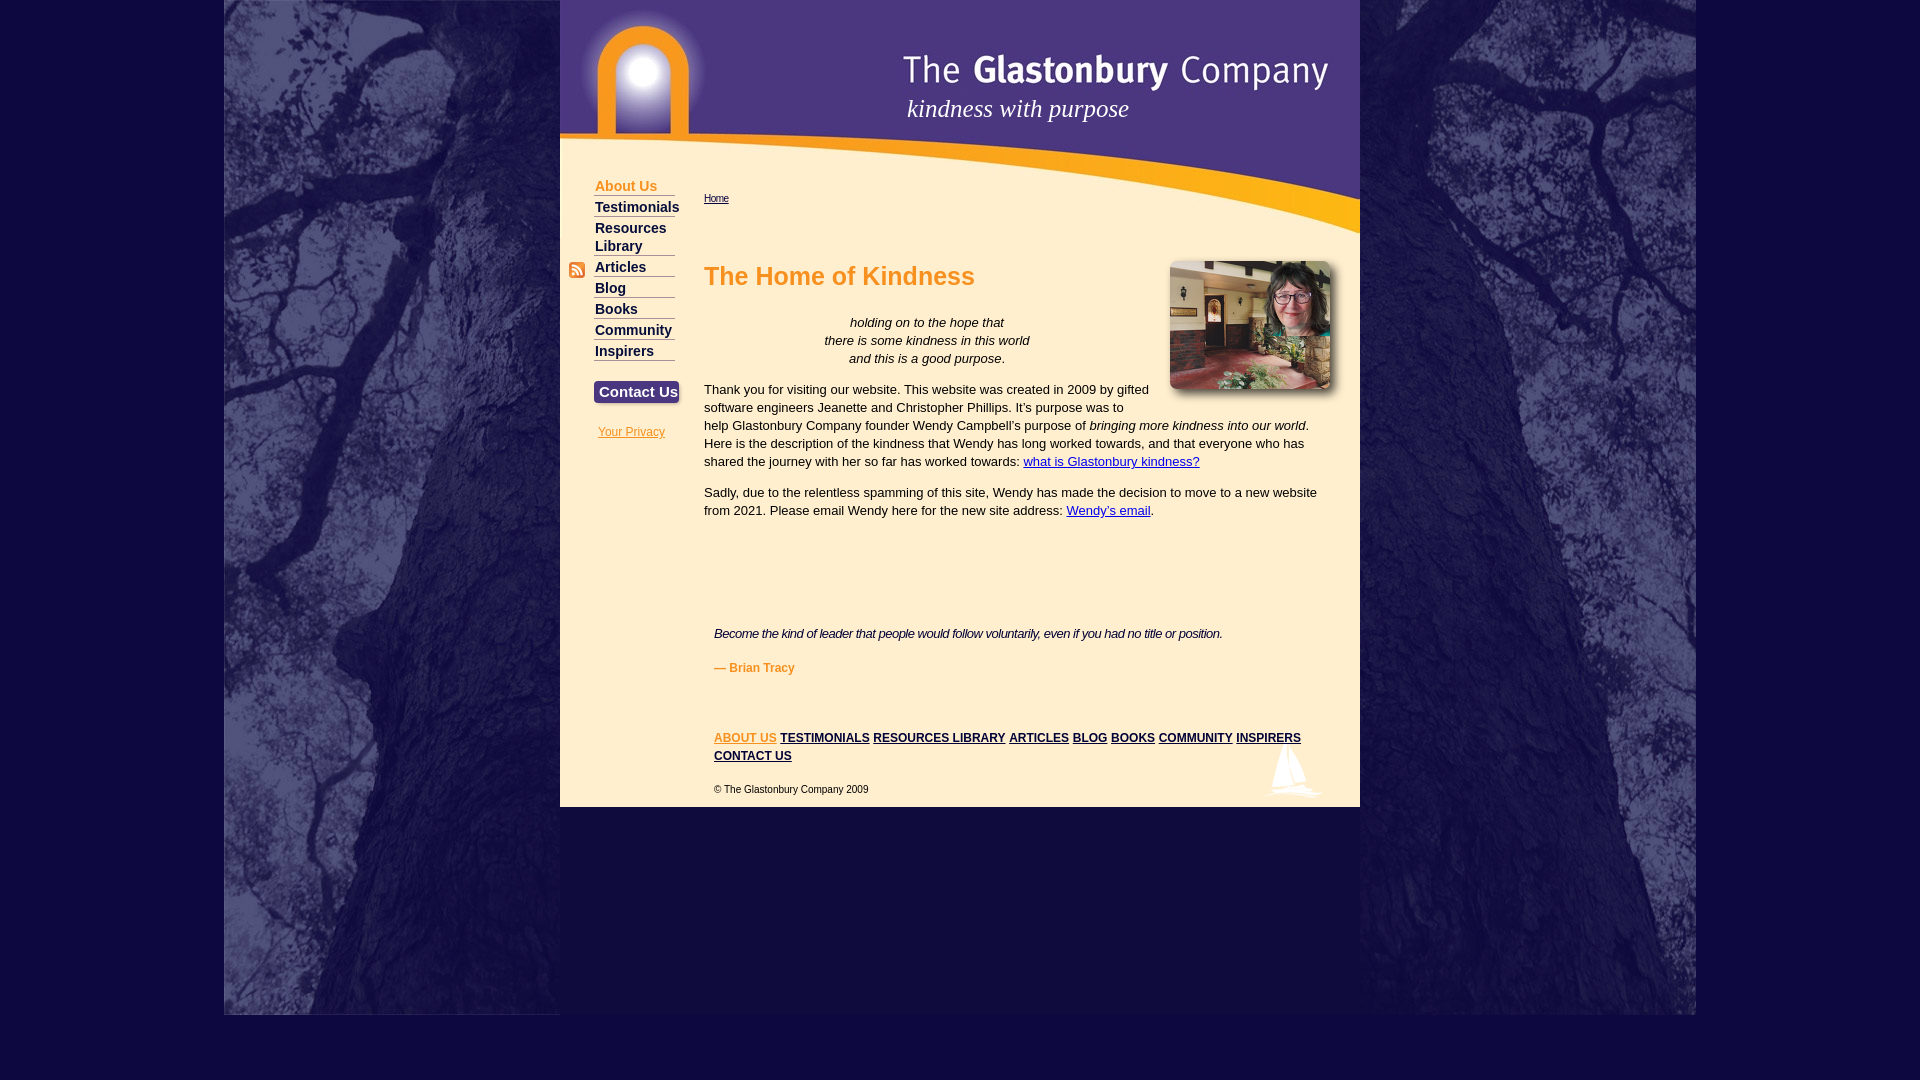 Image resolution: width=1920 pixels, height=1080 pixels. Describe the element at coordinates (597, 431) in the screenshot. I see `'Your Privacy'` at that location.